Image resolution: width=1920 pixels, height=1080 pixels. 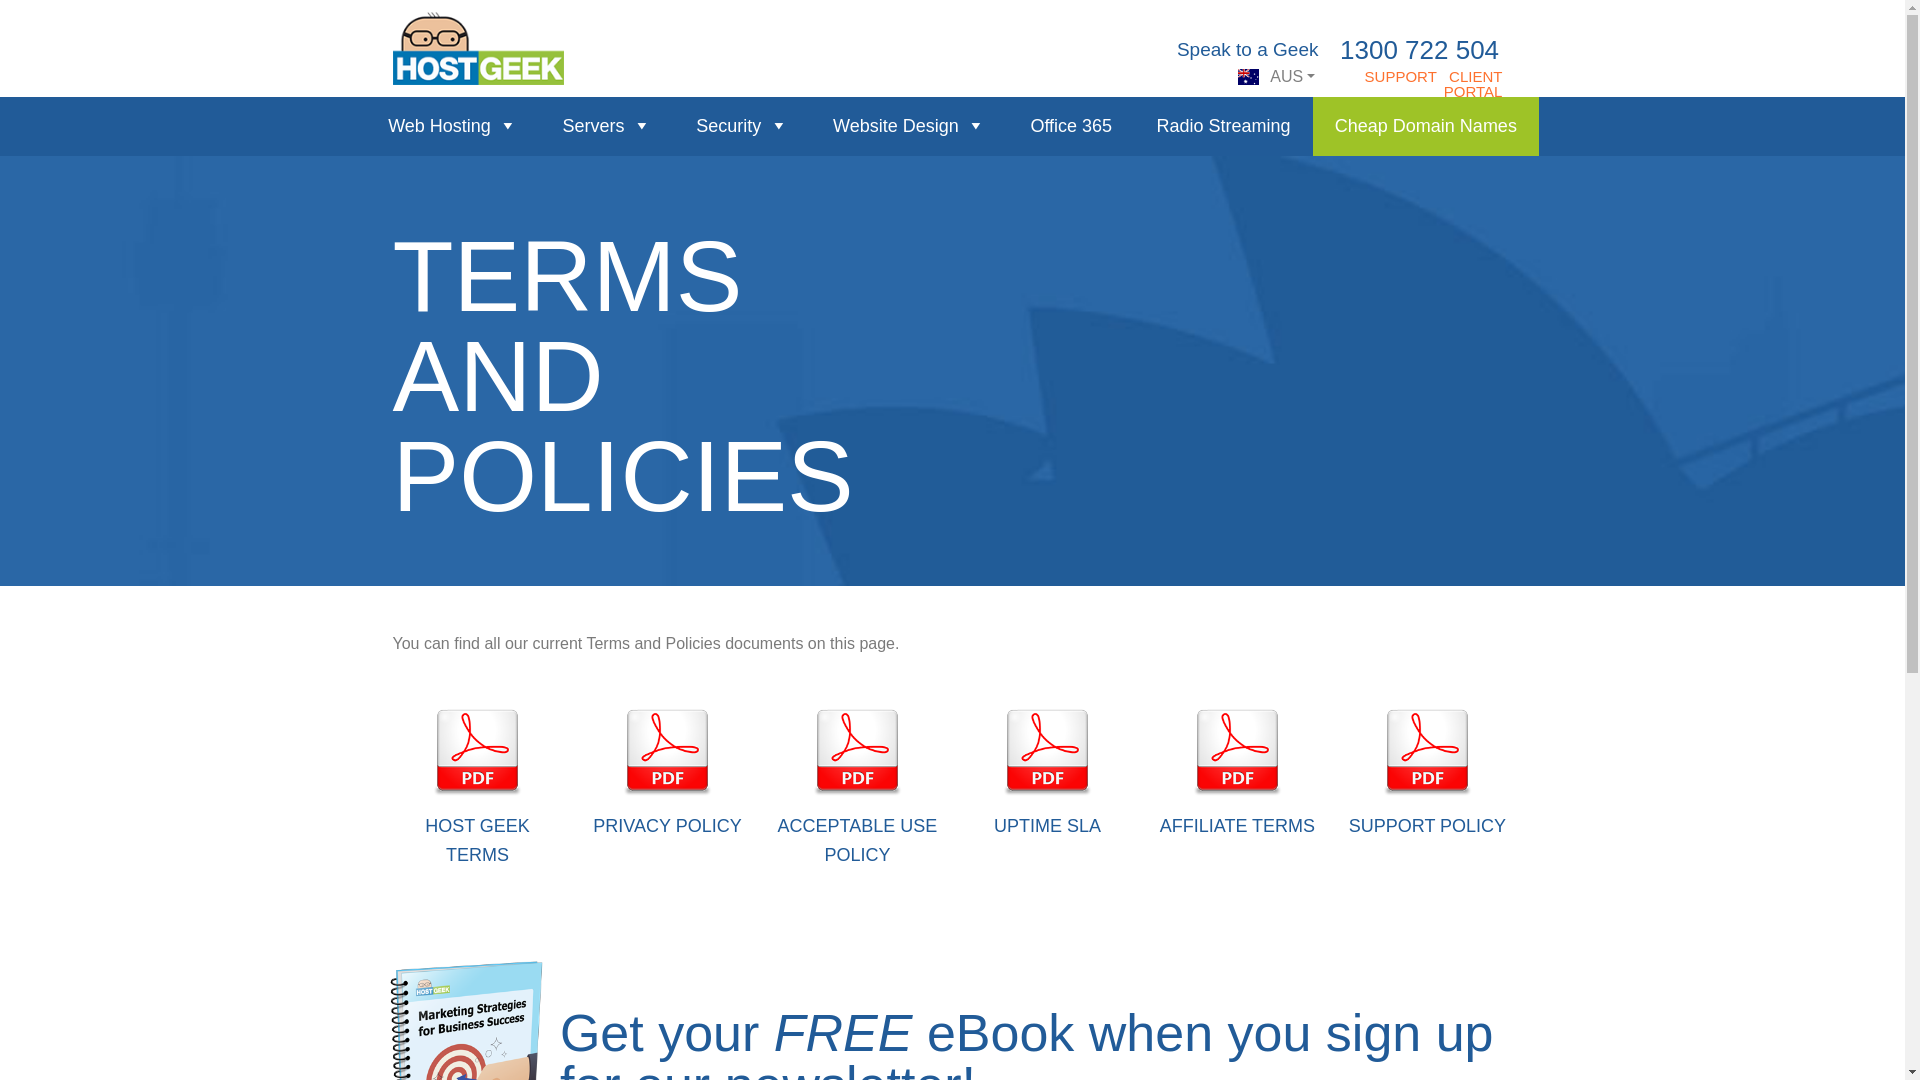 I want to click on 'Security', so click(x=741, y=126).